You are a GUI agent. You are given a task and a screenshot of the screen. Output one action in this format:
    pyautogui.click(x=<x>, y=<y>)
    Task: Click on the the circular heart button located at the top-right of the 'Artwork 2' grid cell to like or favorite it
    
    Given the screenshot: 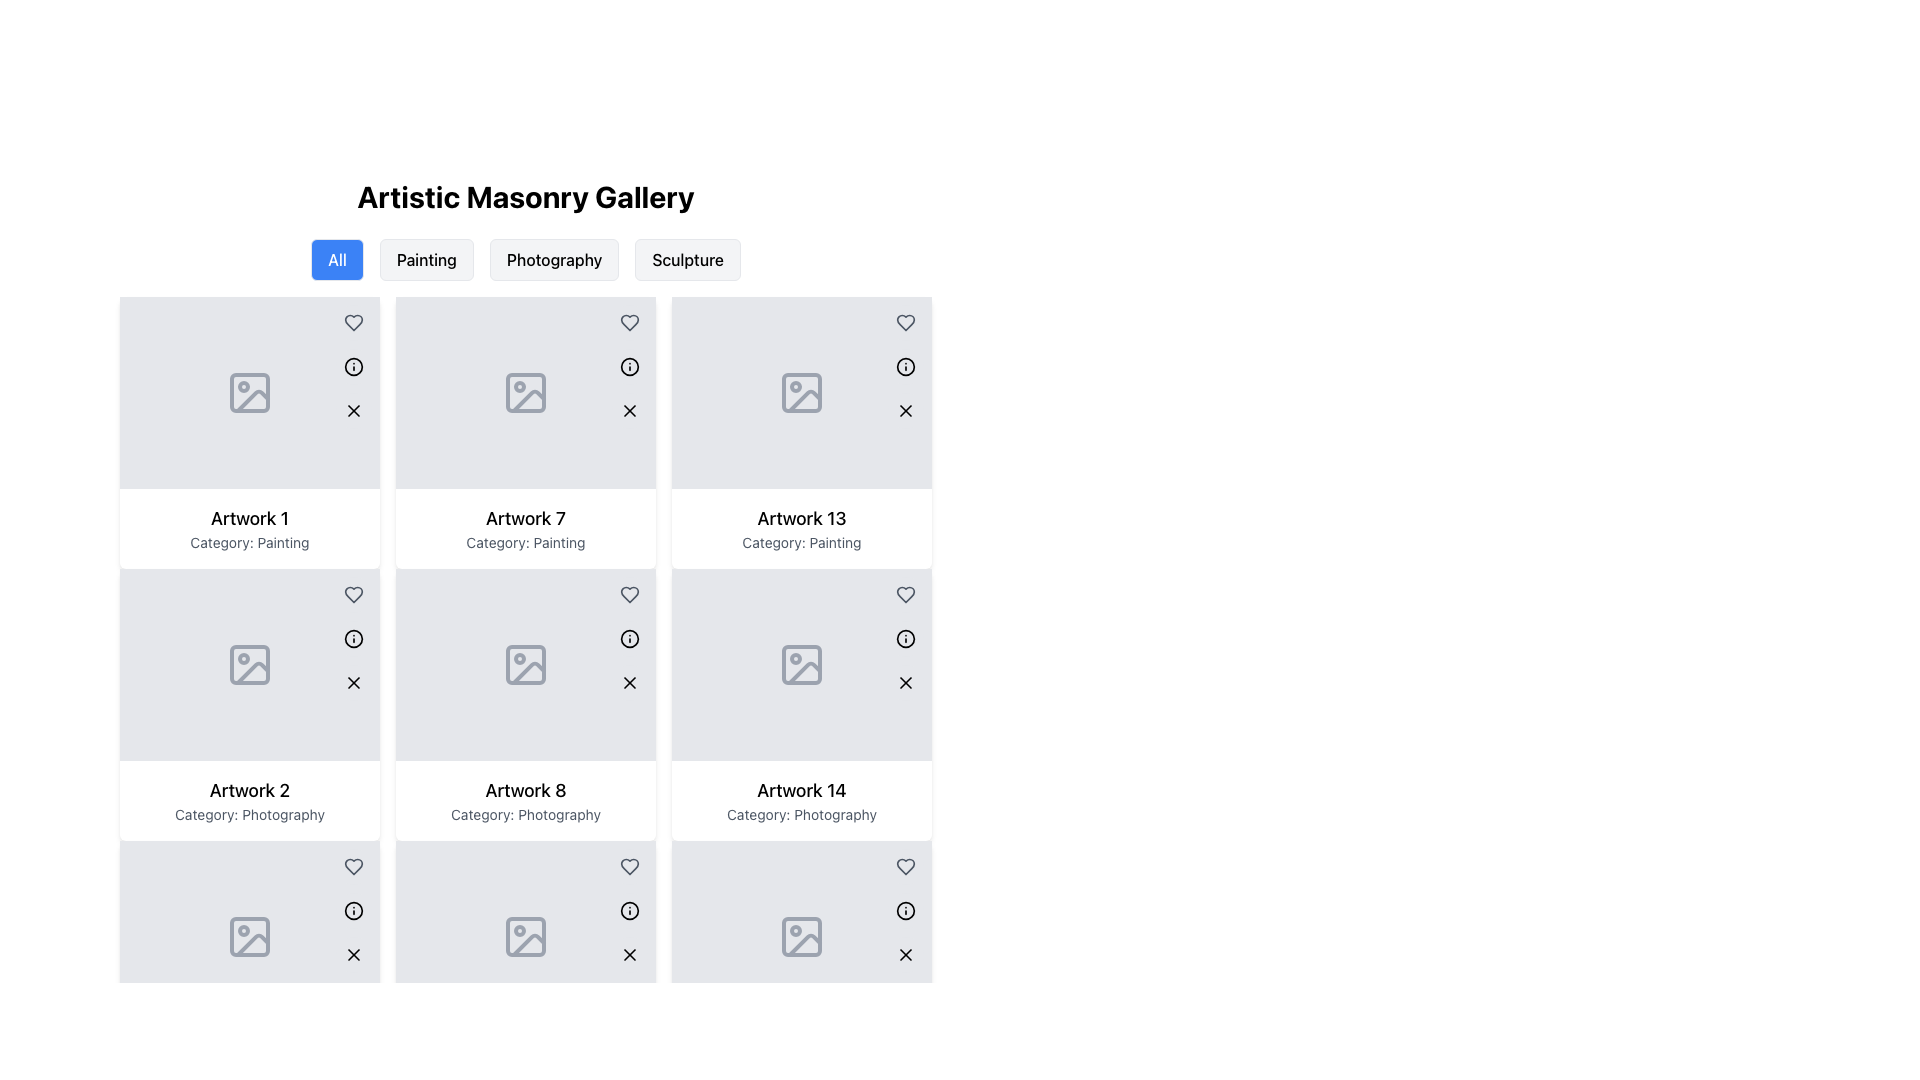 What is the action you would take?
    pyautogui.click(x=354, y=866)
    